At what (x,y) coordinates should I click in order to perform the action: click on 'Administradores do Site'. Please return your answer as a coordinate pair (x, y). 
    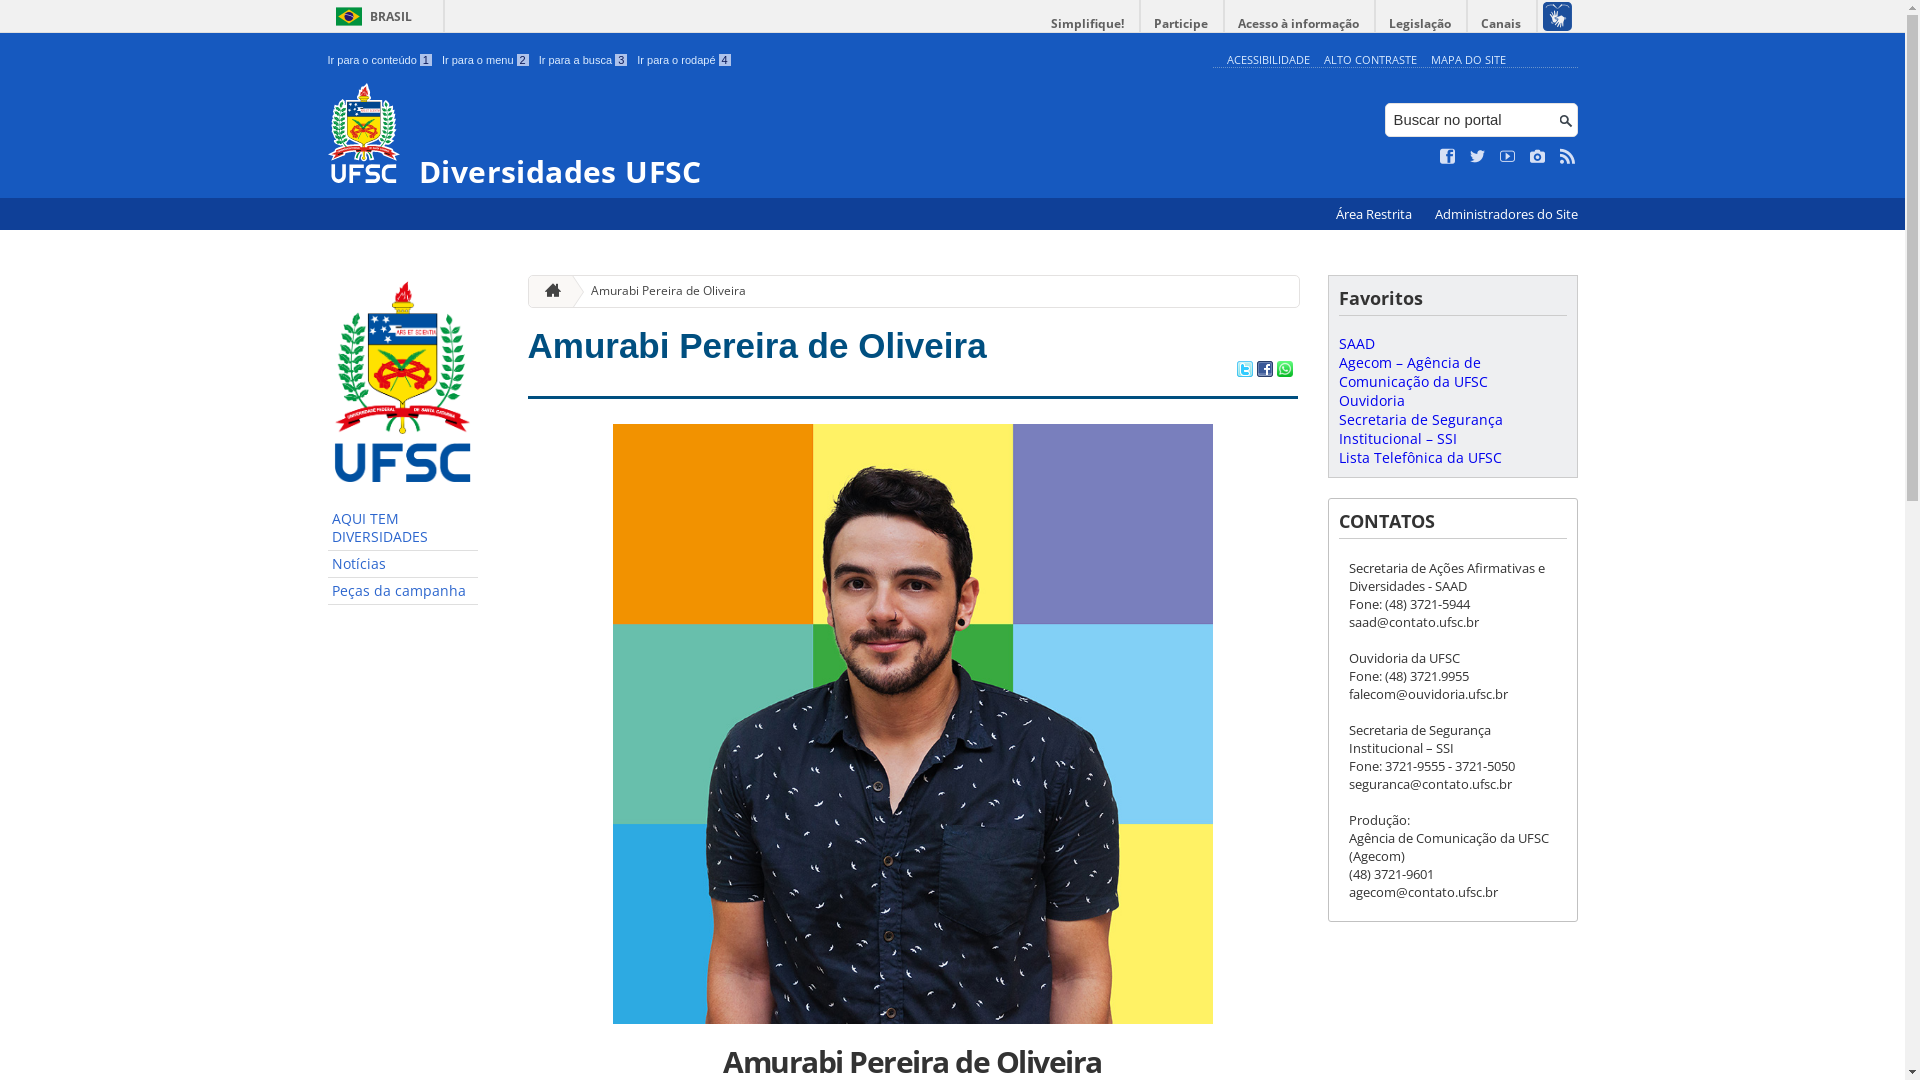
    Looking at the image, I should click on (1505, 214).